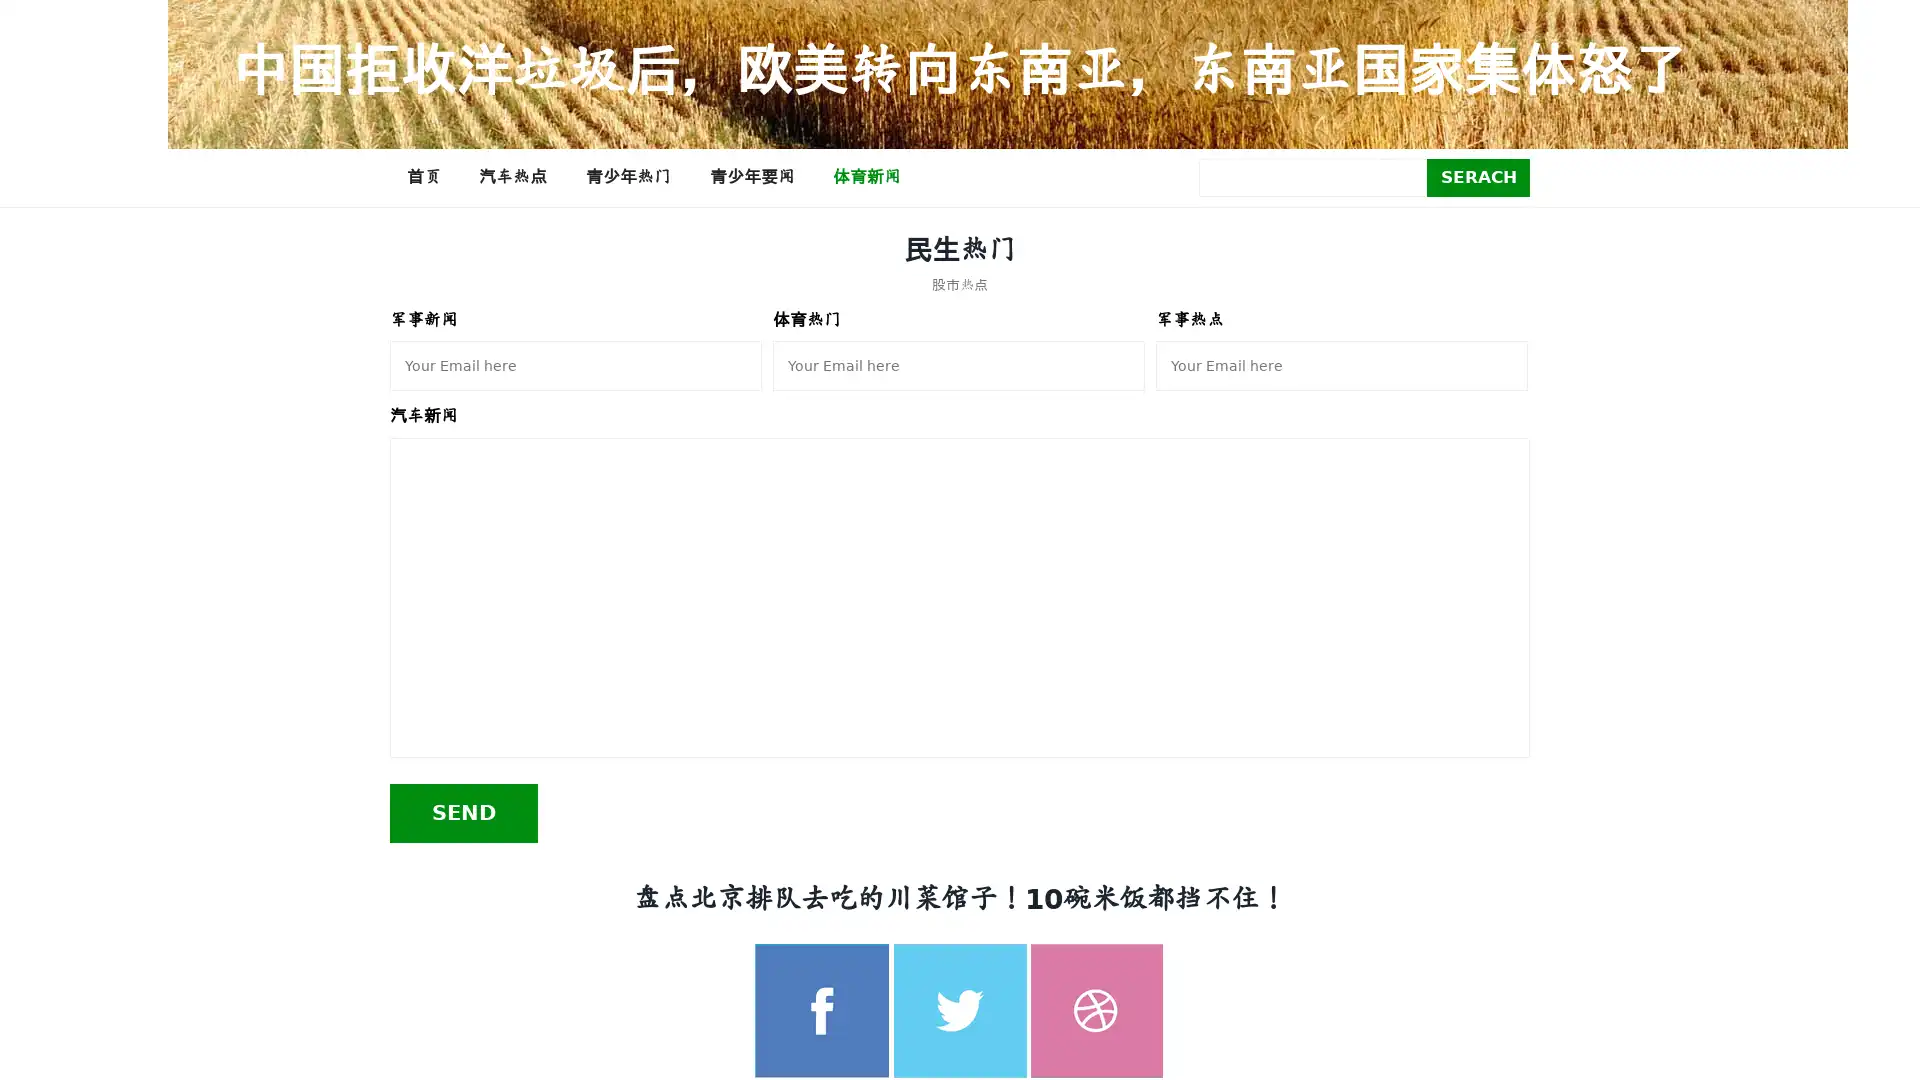  I want to click on send, so click(463, 812).